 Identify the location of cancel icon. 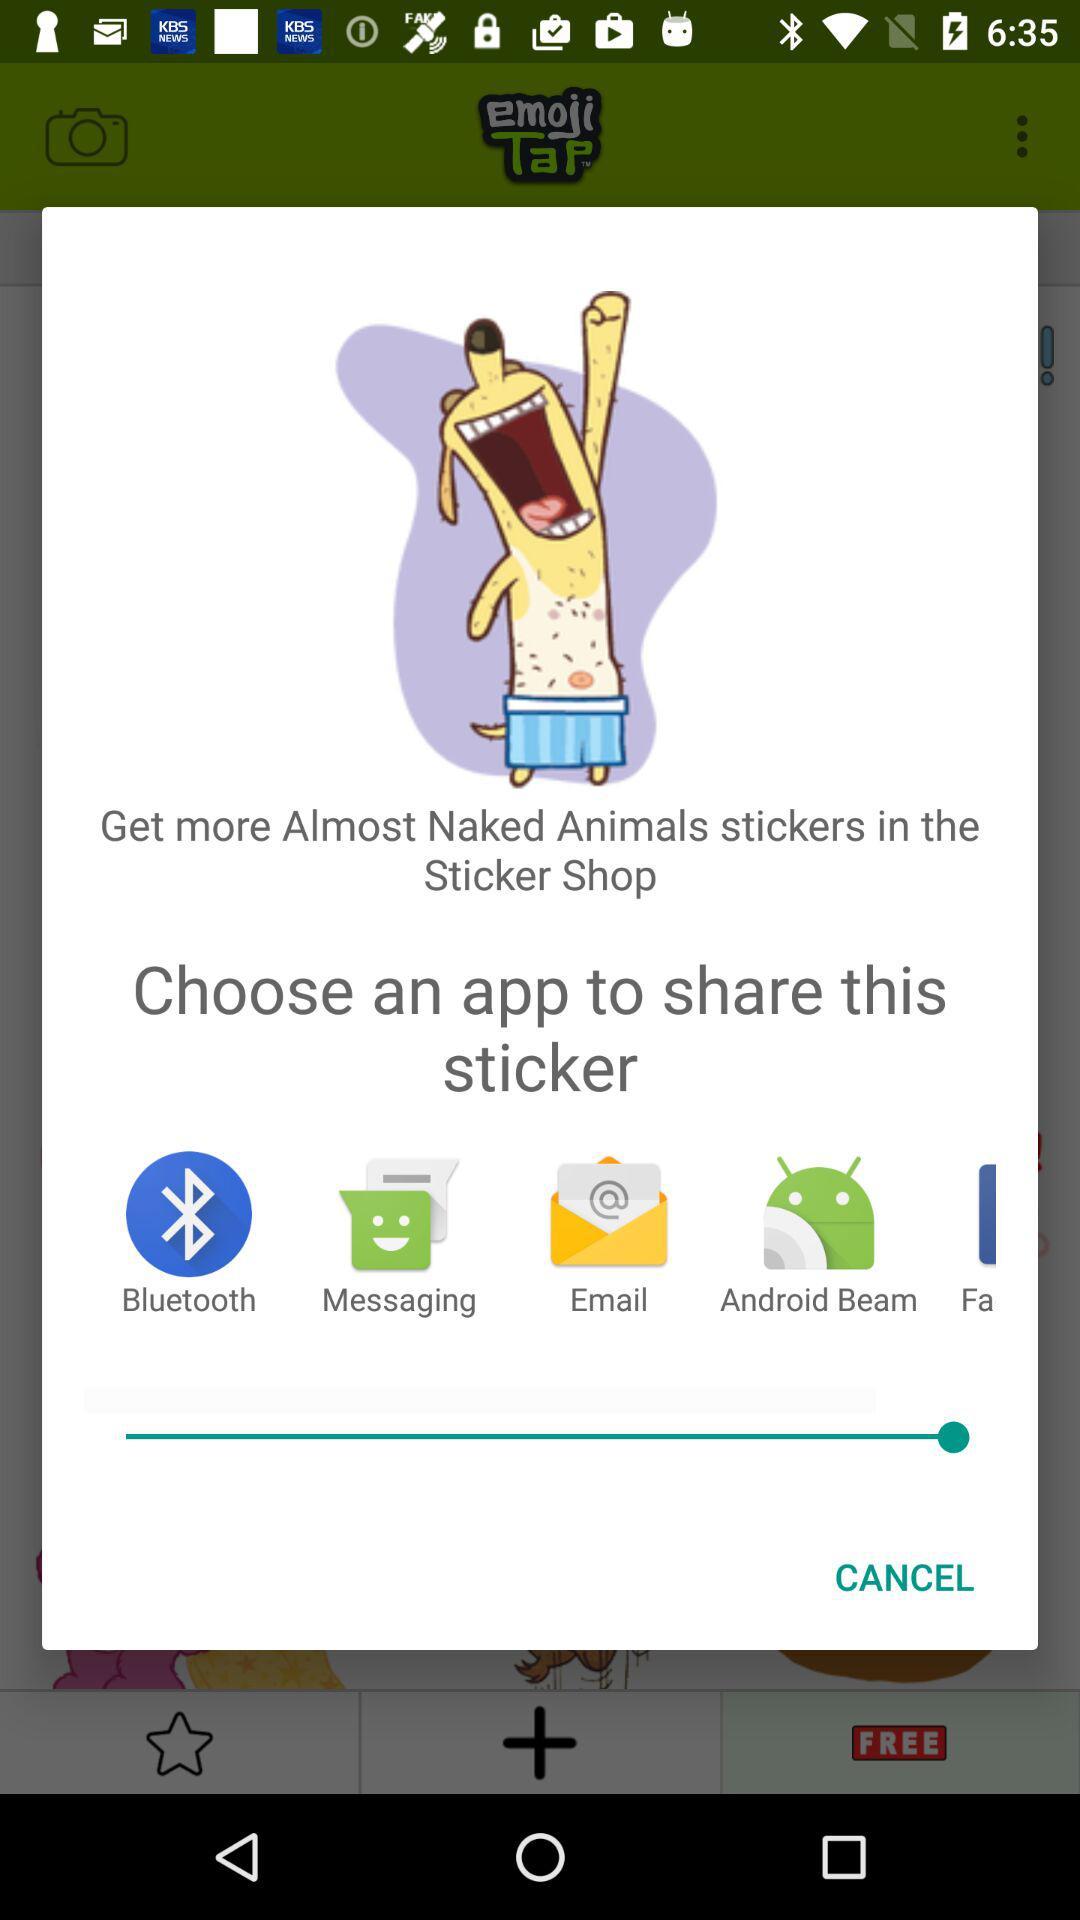
(904, 1575).